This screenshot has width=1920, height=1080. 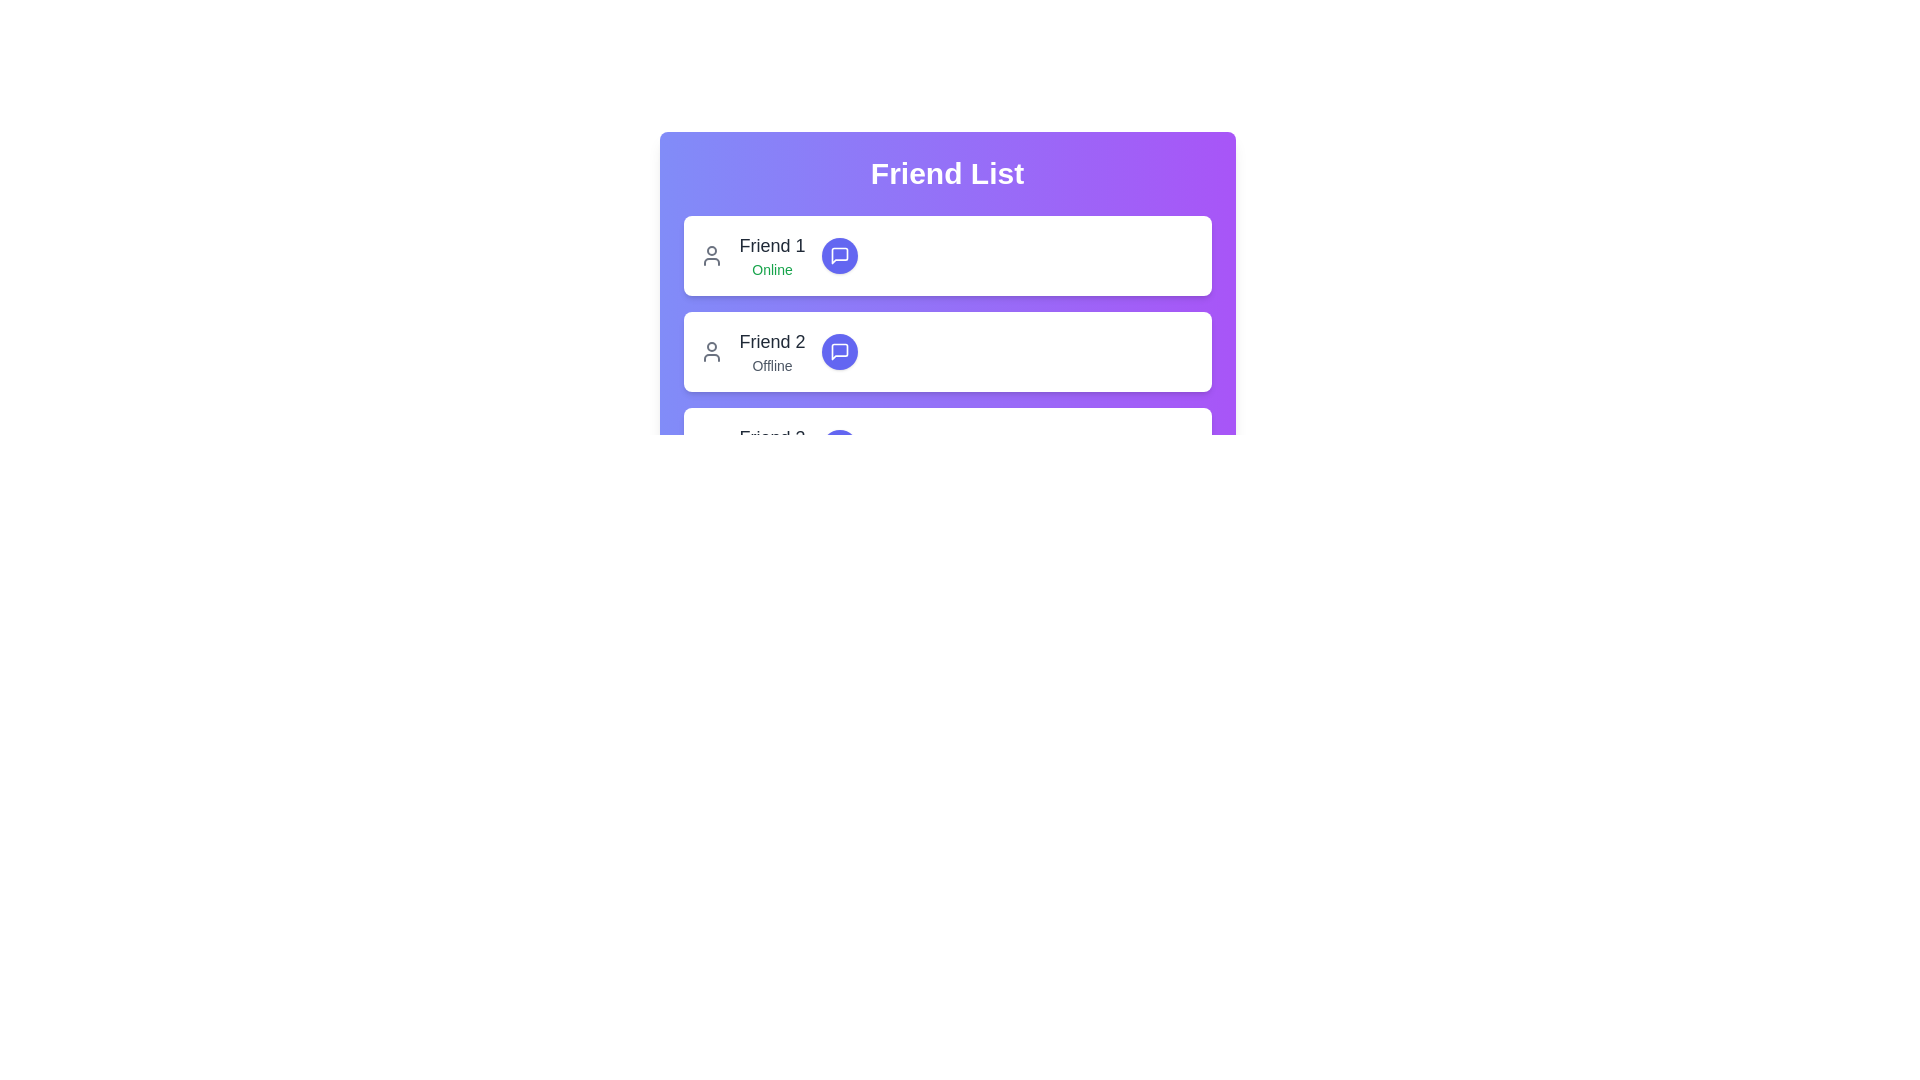 I want to click on the message bubble icon to the right of 'Friend 2' in the 'Friend List' to initiate a chat session, so click(x=839, y=350).